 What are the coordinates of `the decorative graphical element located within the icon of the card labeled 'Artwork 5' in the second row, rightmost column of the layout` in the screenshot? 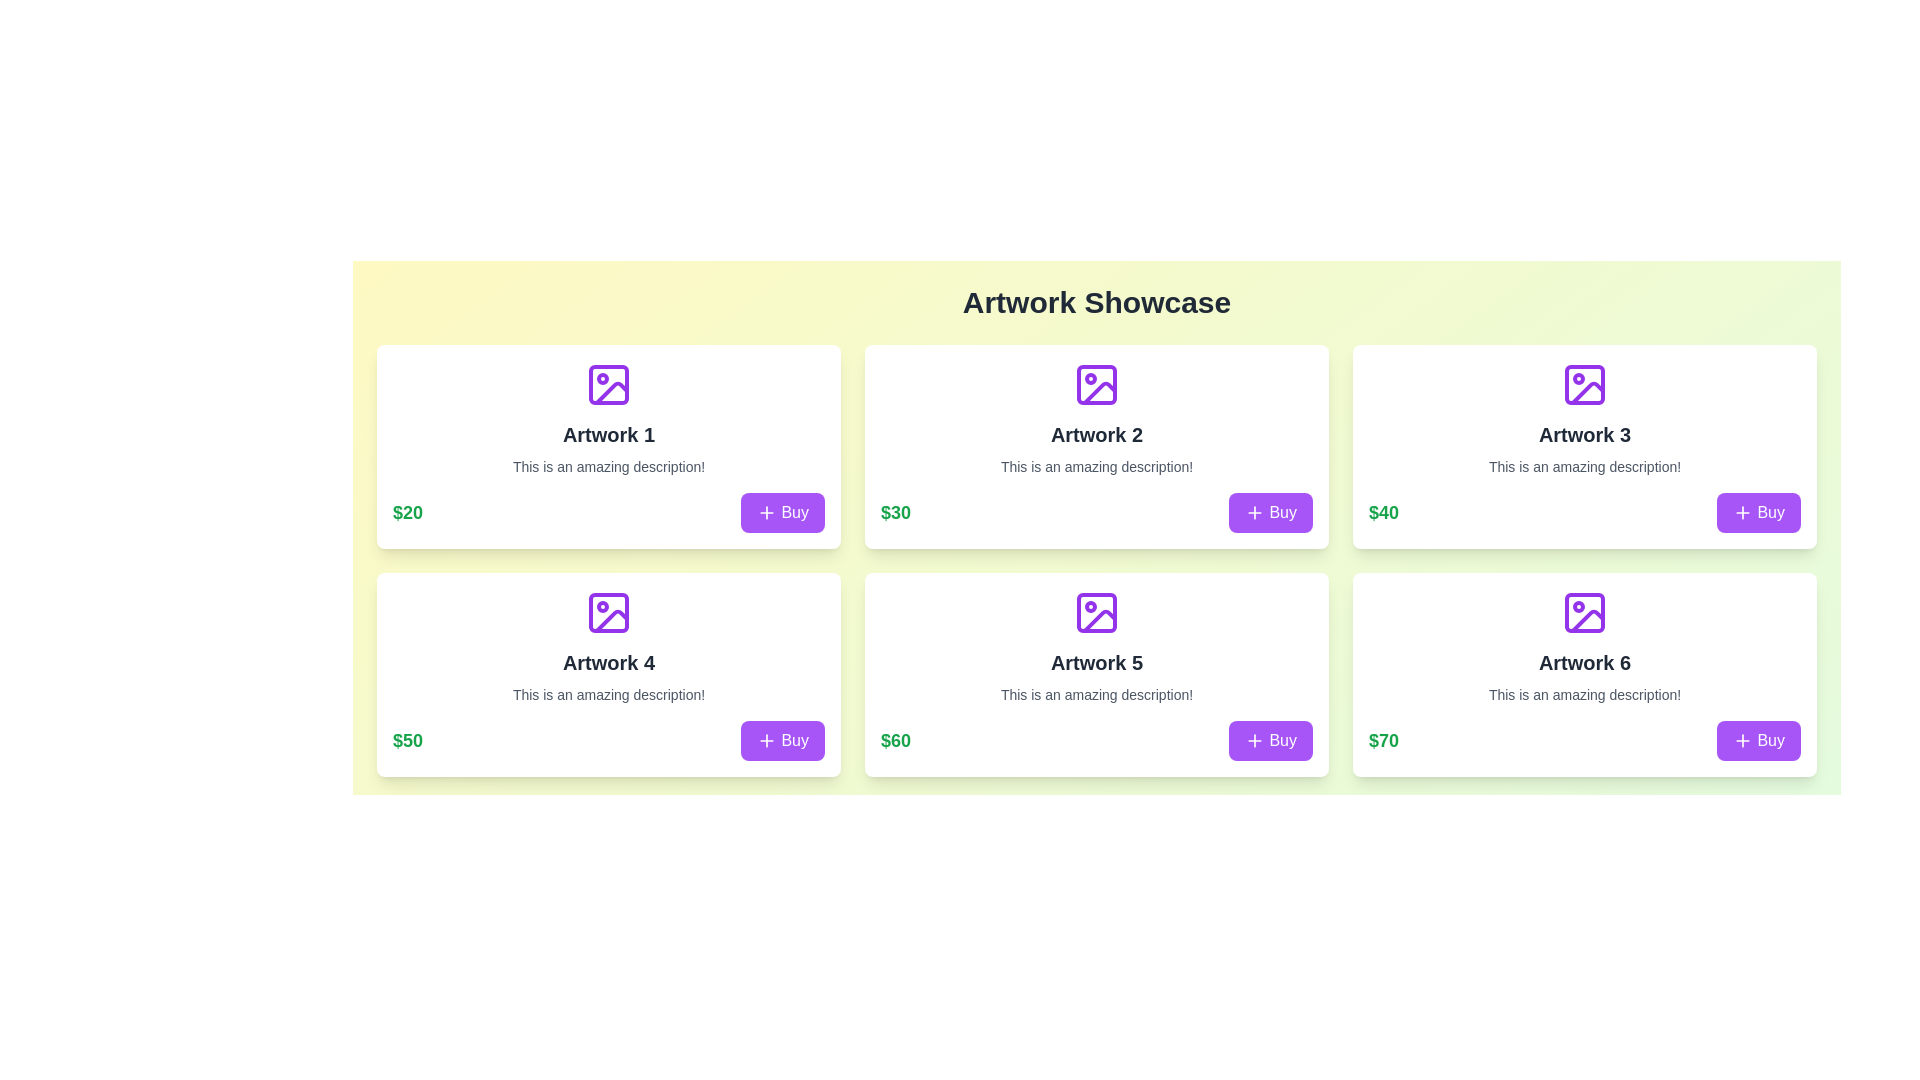 It's located at (1096, 612).